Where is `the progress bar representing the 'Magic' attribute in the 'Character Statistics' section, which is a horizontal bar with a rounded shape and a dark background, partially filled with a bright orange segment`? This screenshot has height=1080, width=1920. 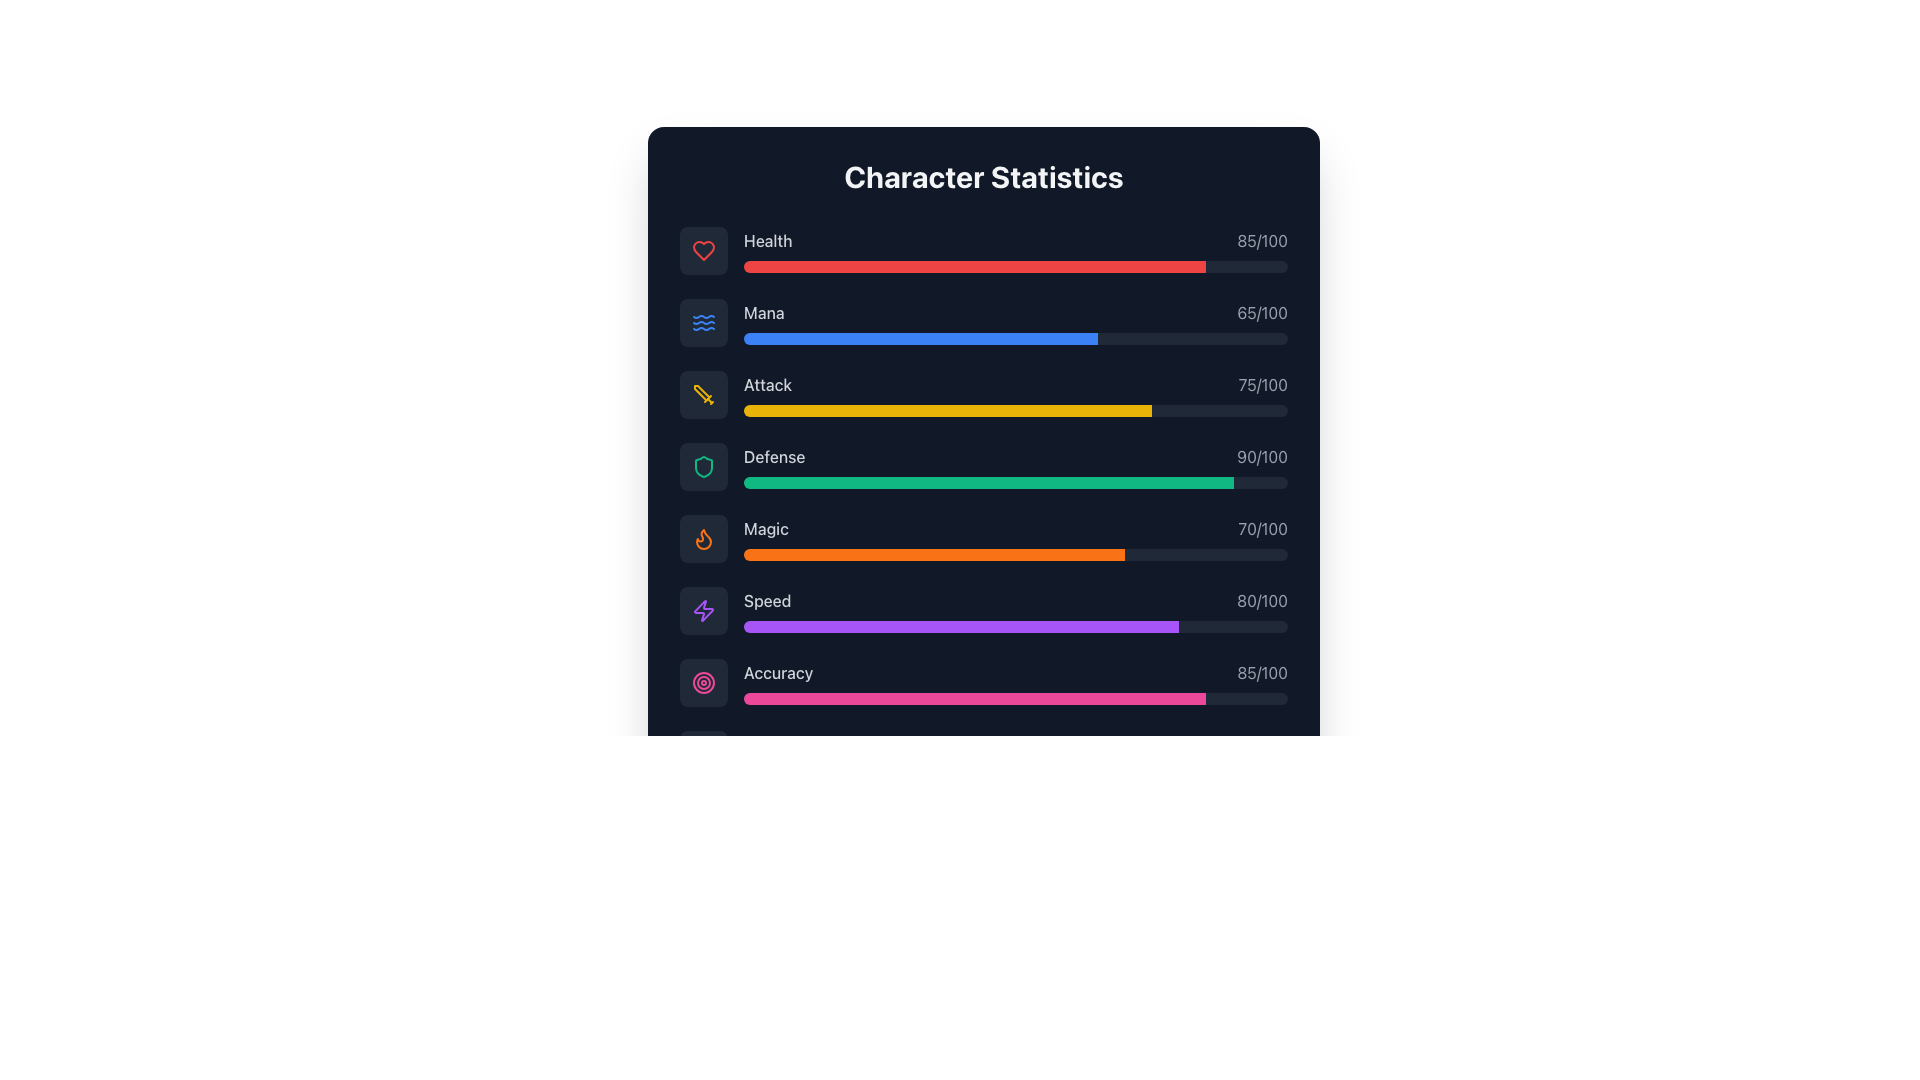
the progress bar representing the 'Magic' attribute in the 'Character Statistics' section, which is a horizontal bar with a rounded shape and a dark background, partially filled with a bright orange segment is located at coordinates (1016, 555).